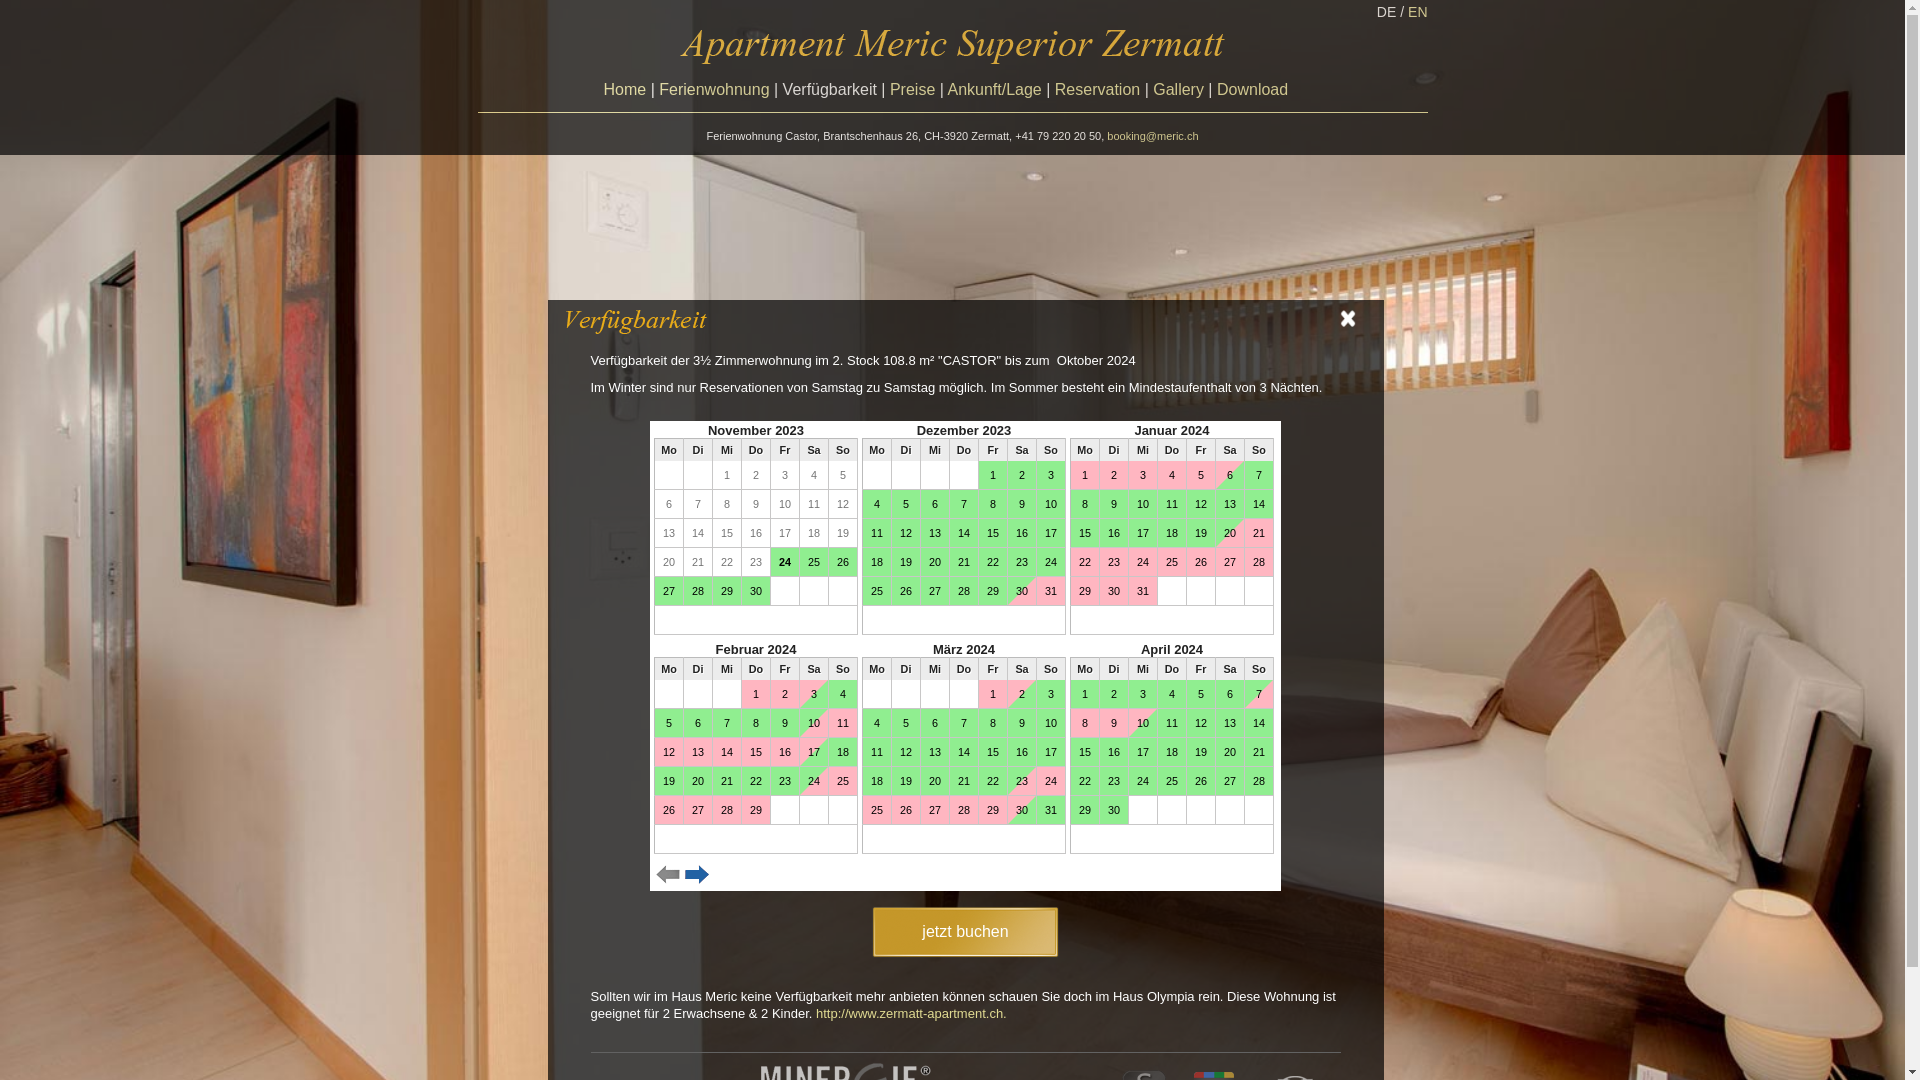 This screenshot has height=1080, width=1920. I want to click on 'booking@meric.ch', so click(1106, 135).